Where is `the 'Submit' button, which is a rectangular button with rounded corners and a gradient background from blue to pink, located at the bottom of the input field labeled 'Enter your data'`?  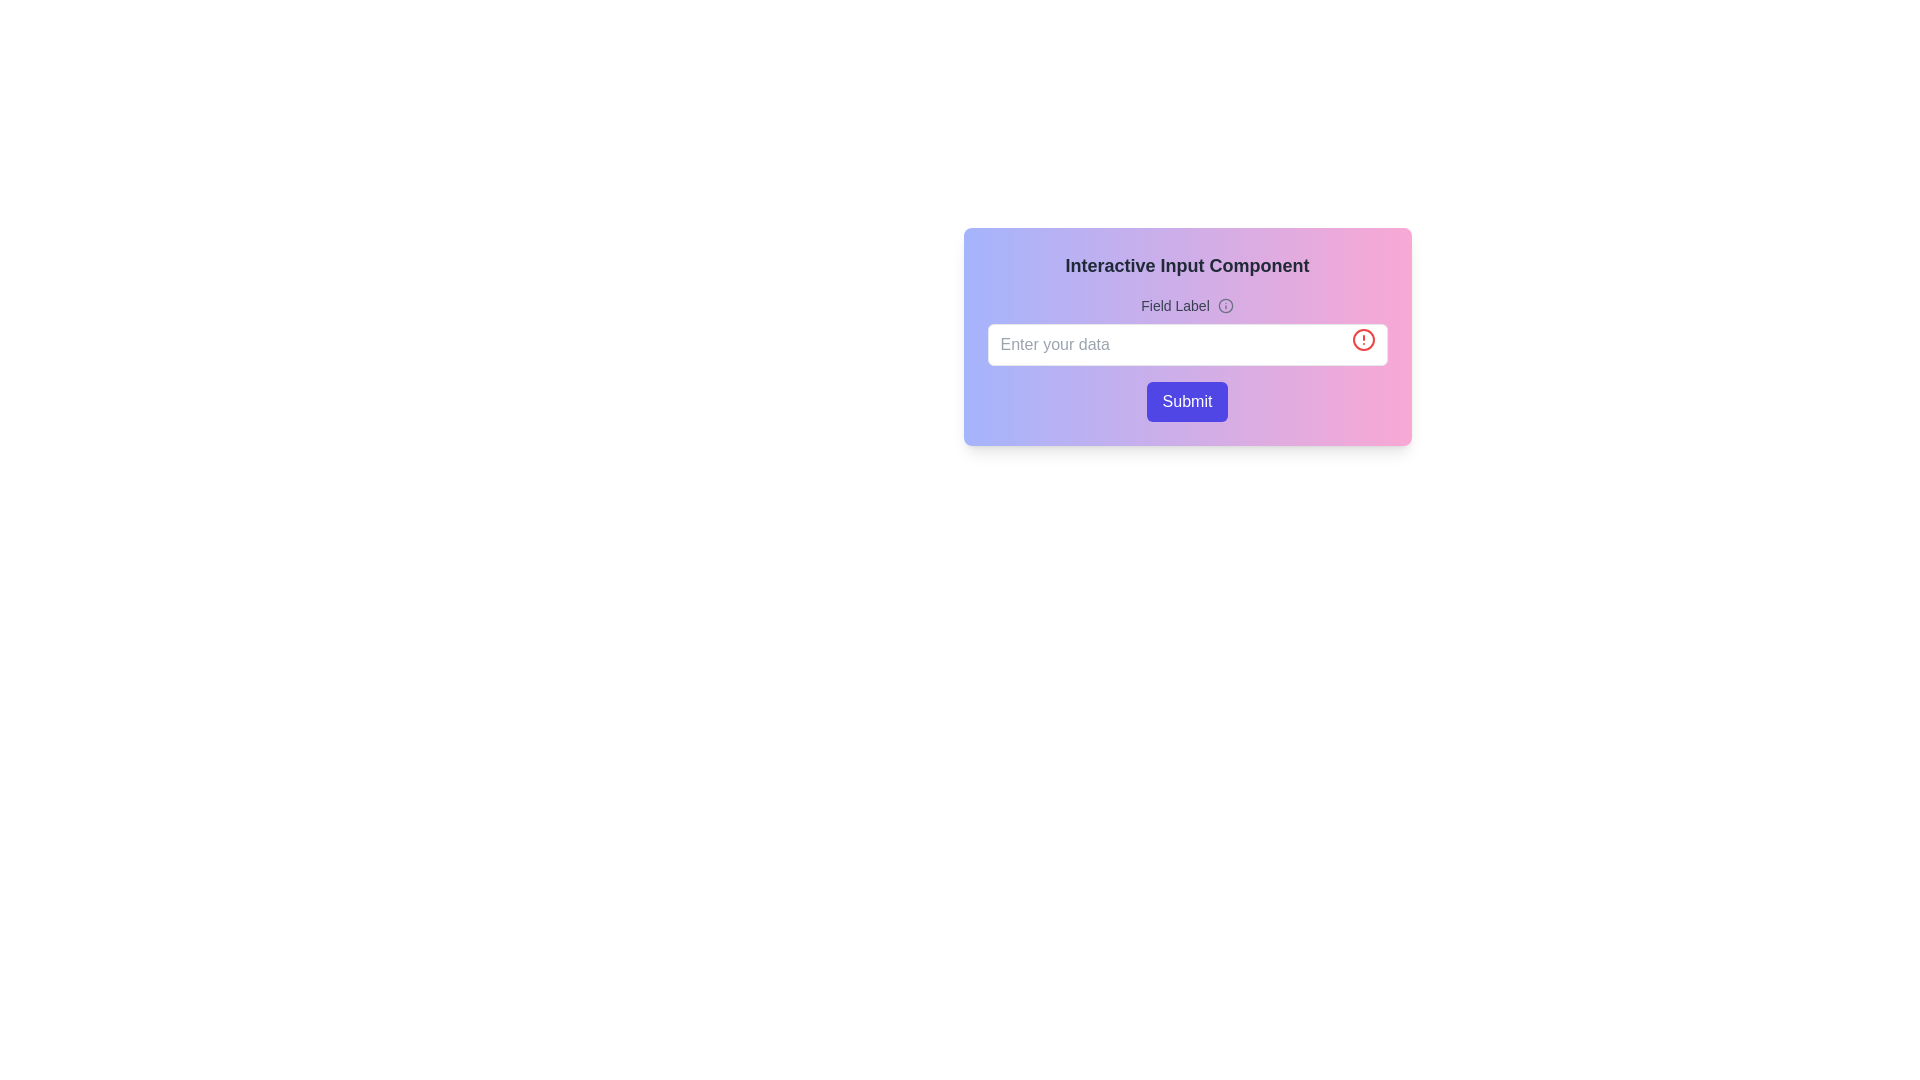 the 'Submit' button, which is a rectangular button with rounded corners and a gradient background from blue to pink, located at the bottom of the input field labeled 'Enter your data' is located at coordinates (1187, 401).